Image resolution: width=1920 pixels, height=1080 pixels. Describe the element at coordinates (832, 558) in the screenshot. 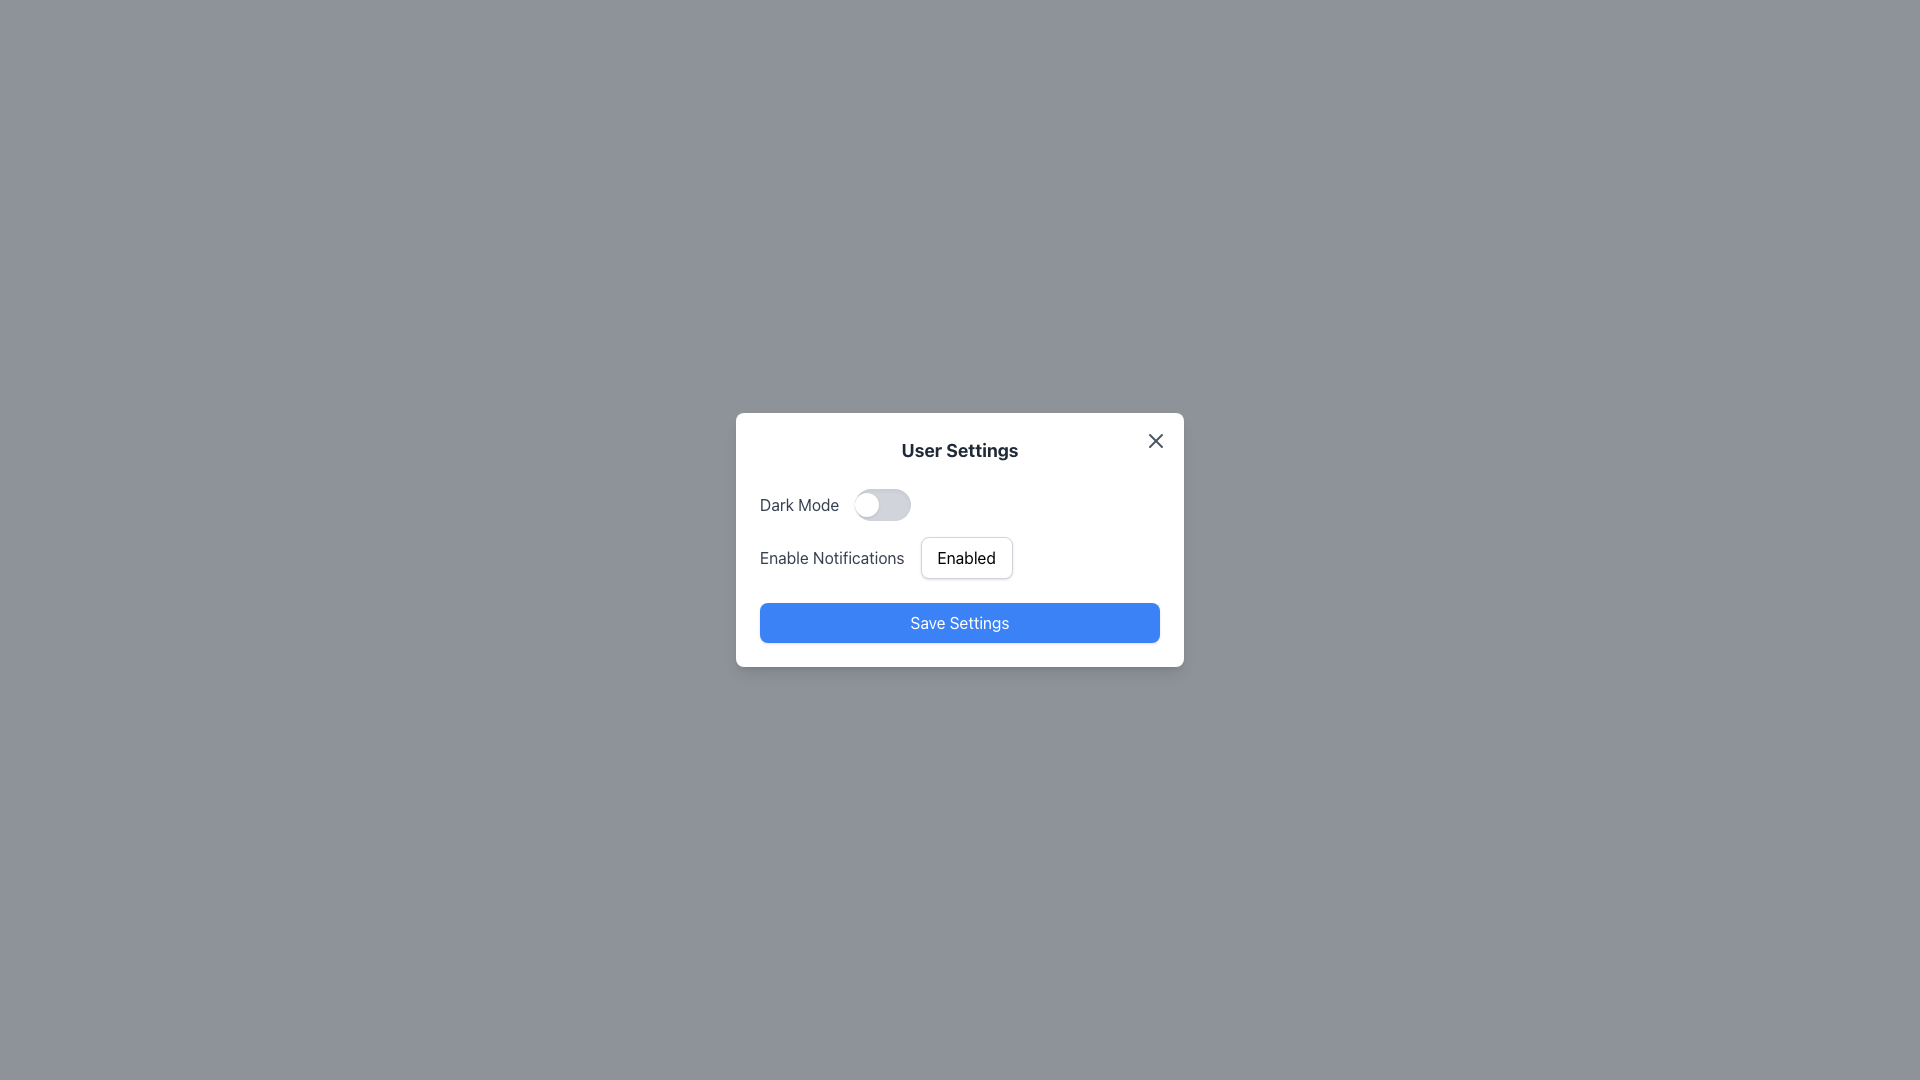

I see `informational text label that says 'Enable Notifications', located in the settings panel above the 'Save Settings' button and next to the 'Dark Mode' toggle option` at that location.